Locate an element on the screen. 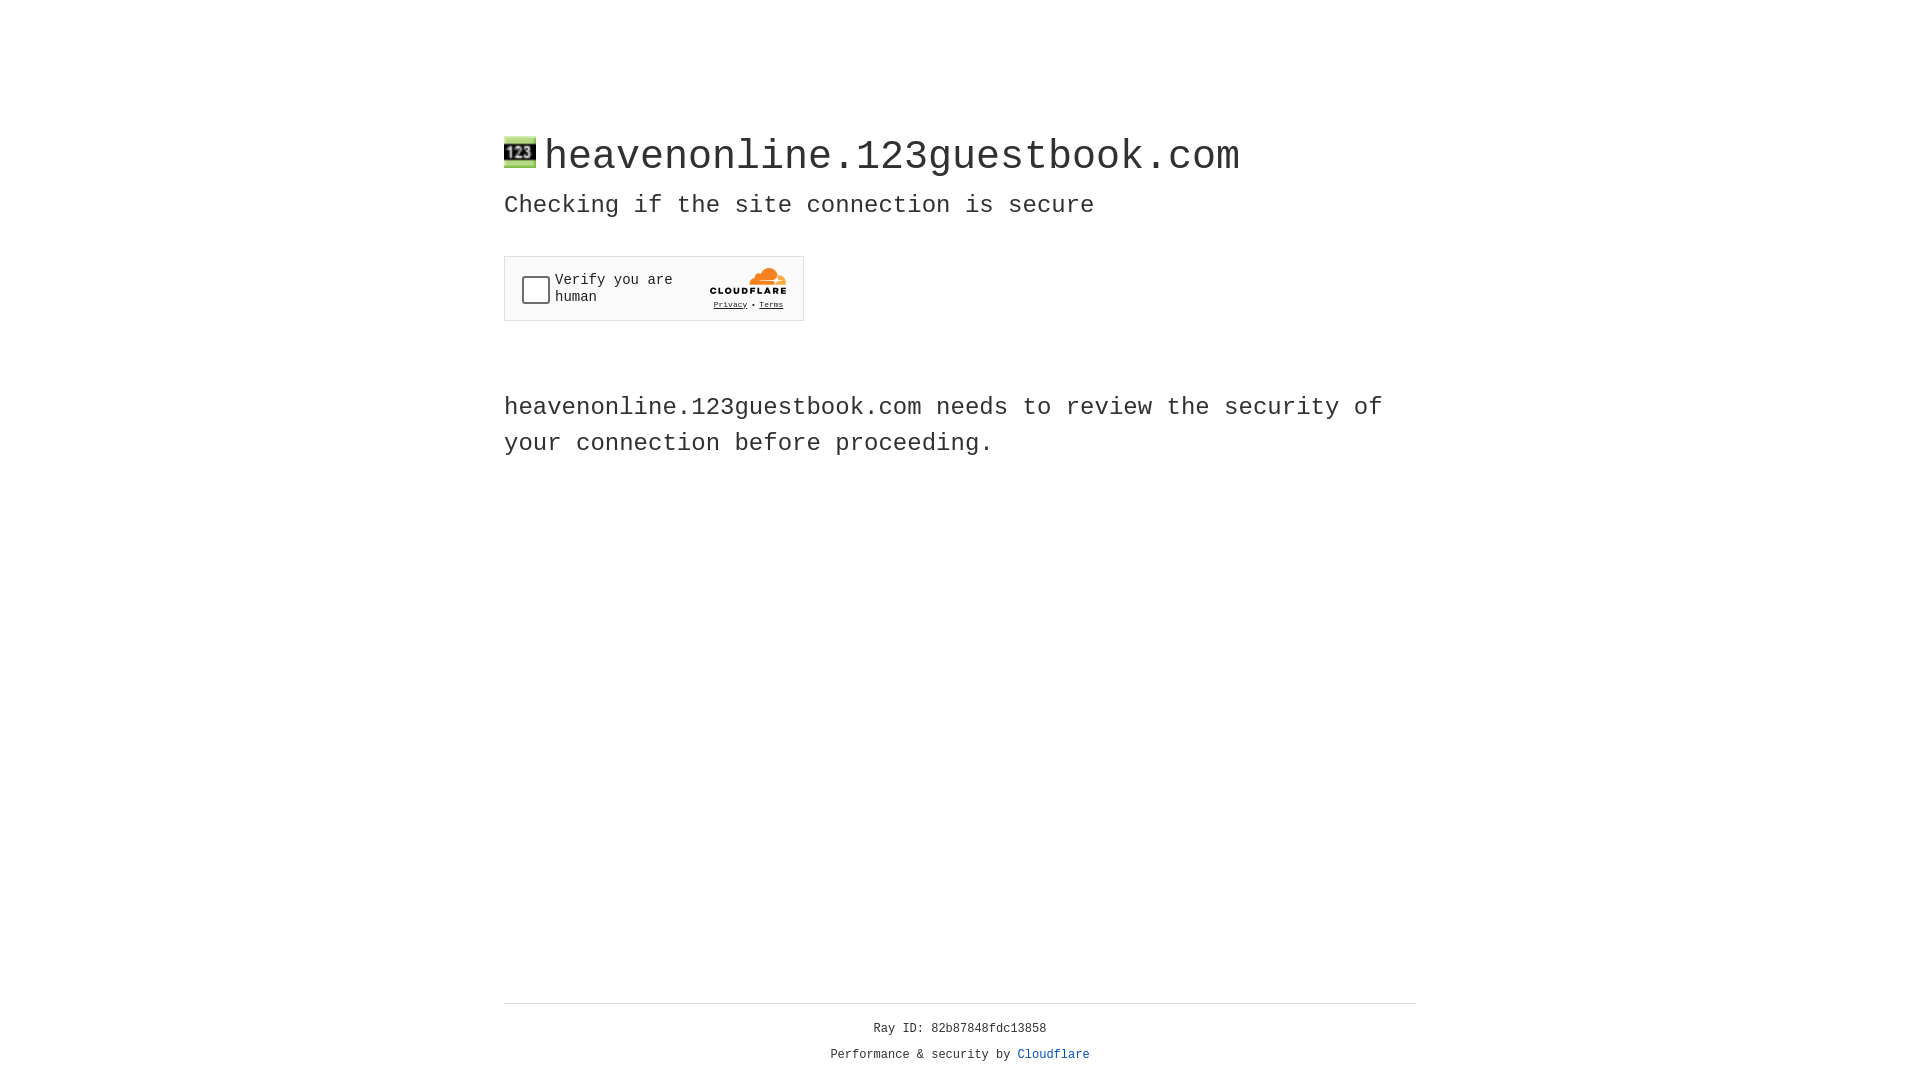 This screenshot has width=1920, height=1080. 'Cloudflare' is located at coordinates (1053, 1054).